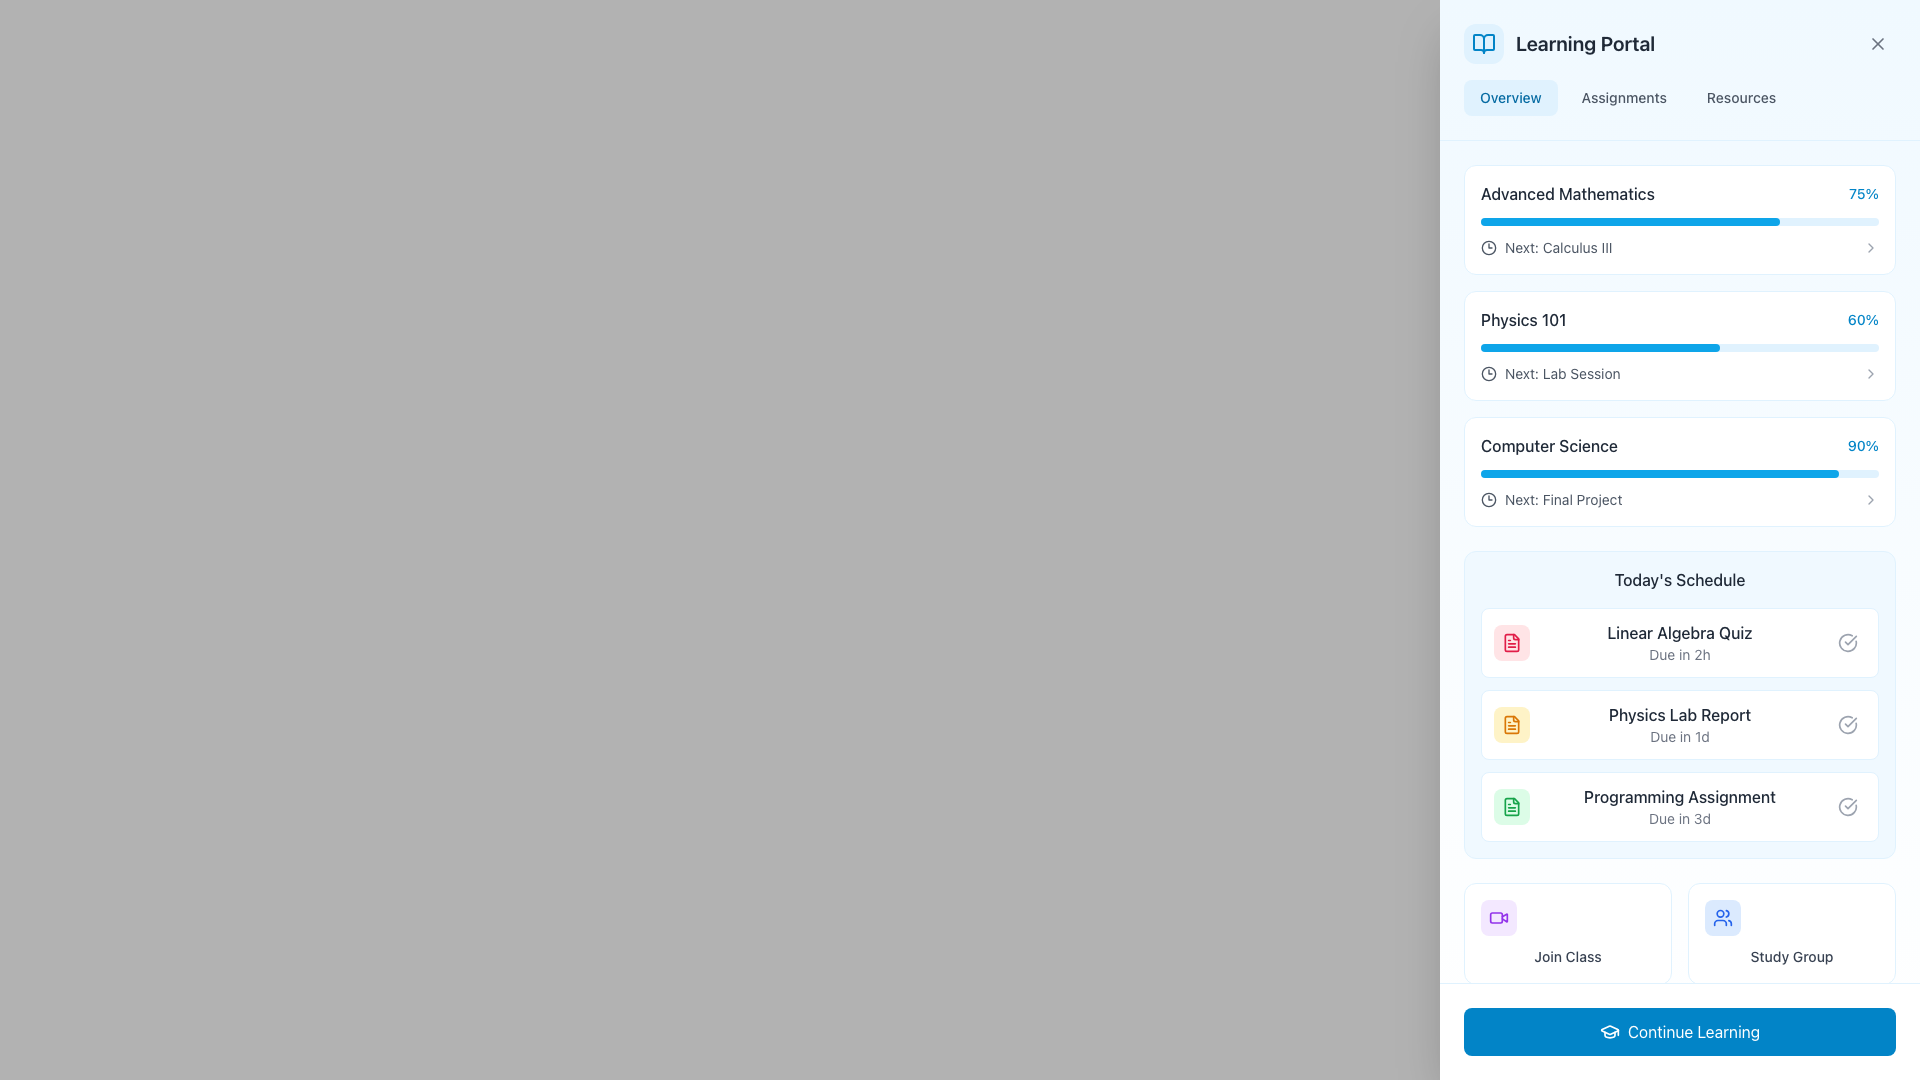 This screenshot has height=1080, width=1920. Describe the element at coordinates (1558, 43) in the screenshot. I see `text 'Learning Portal' on the label with an open book icon located at the top-left of the sidebar panel` at that location.